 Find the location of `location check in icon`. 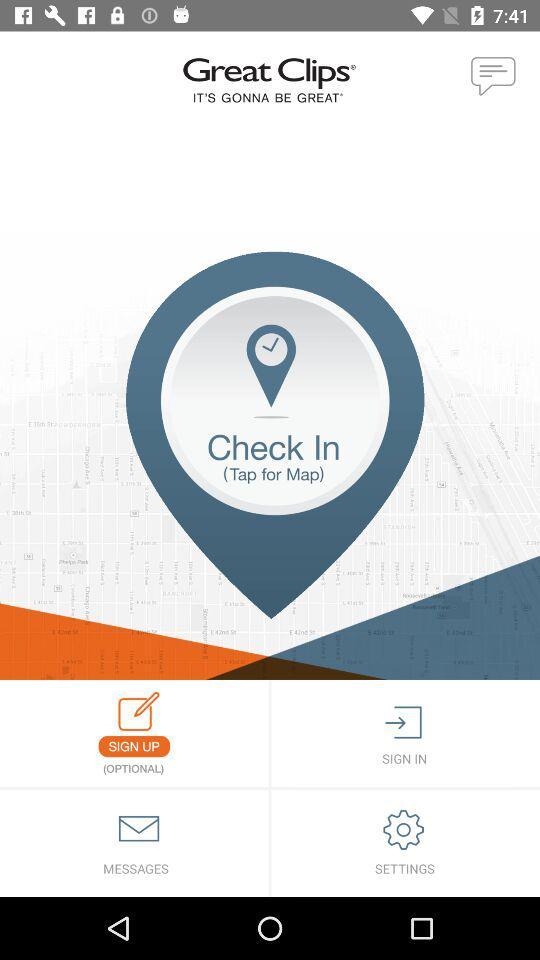

location check in icon is located at coordinates (270, 465).